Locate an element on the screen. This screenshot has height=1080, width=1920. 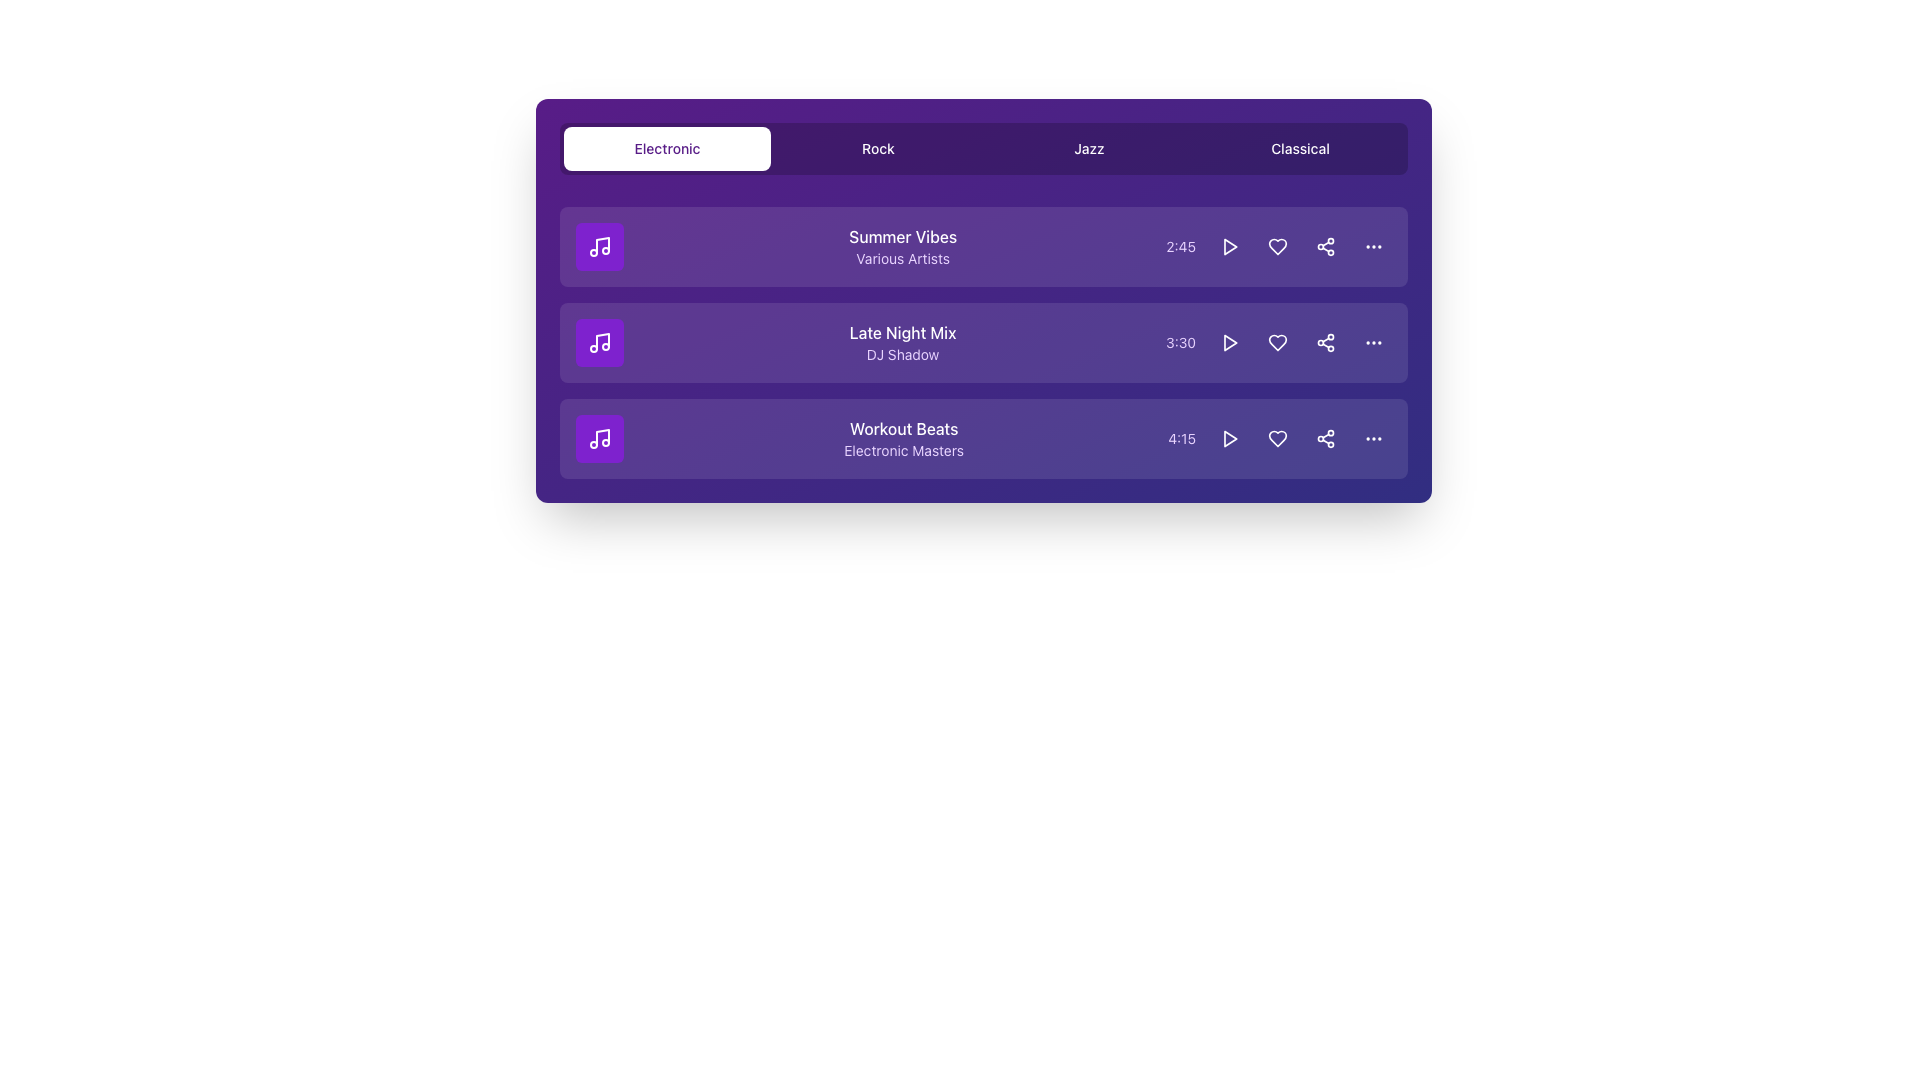
the square-shaped purple icon button with a white musical note, which represents the third entry in the song list titled 'Workout Beats' is located at coordinates (599, 438).